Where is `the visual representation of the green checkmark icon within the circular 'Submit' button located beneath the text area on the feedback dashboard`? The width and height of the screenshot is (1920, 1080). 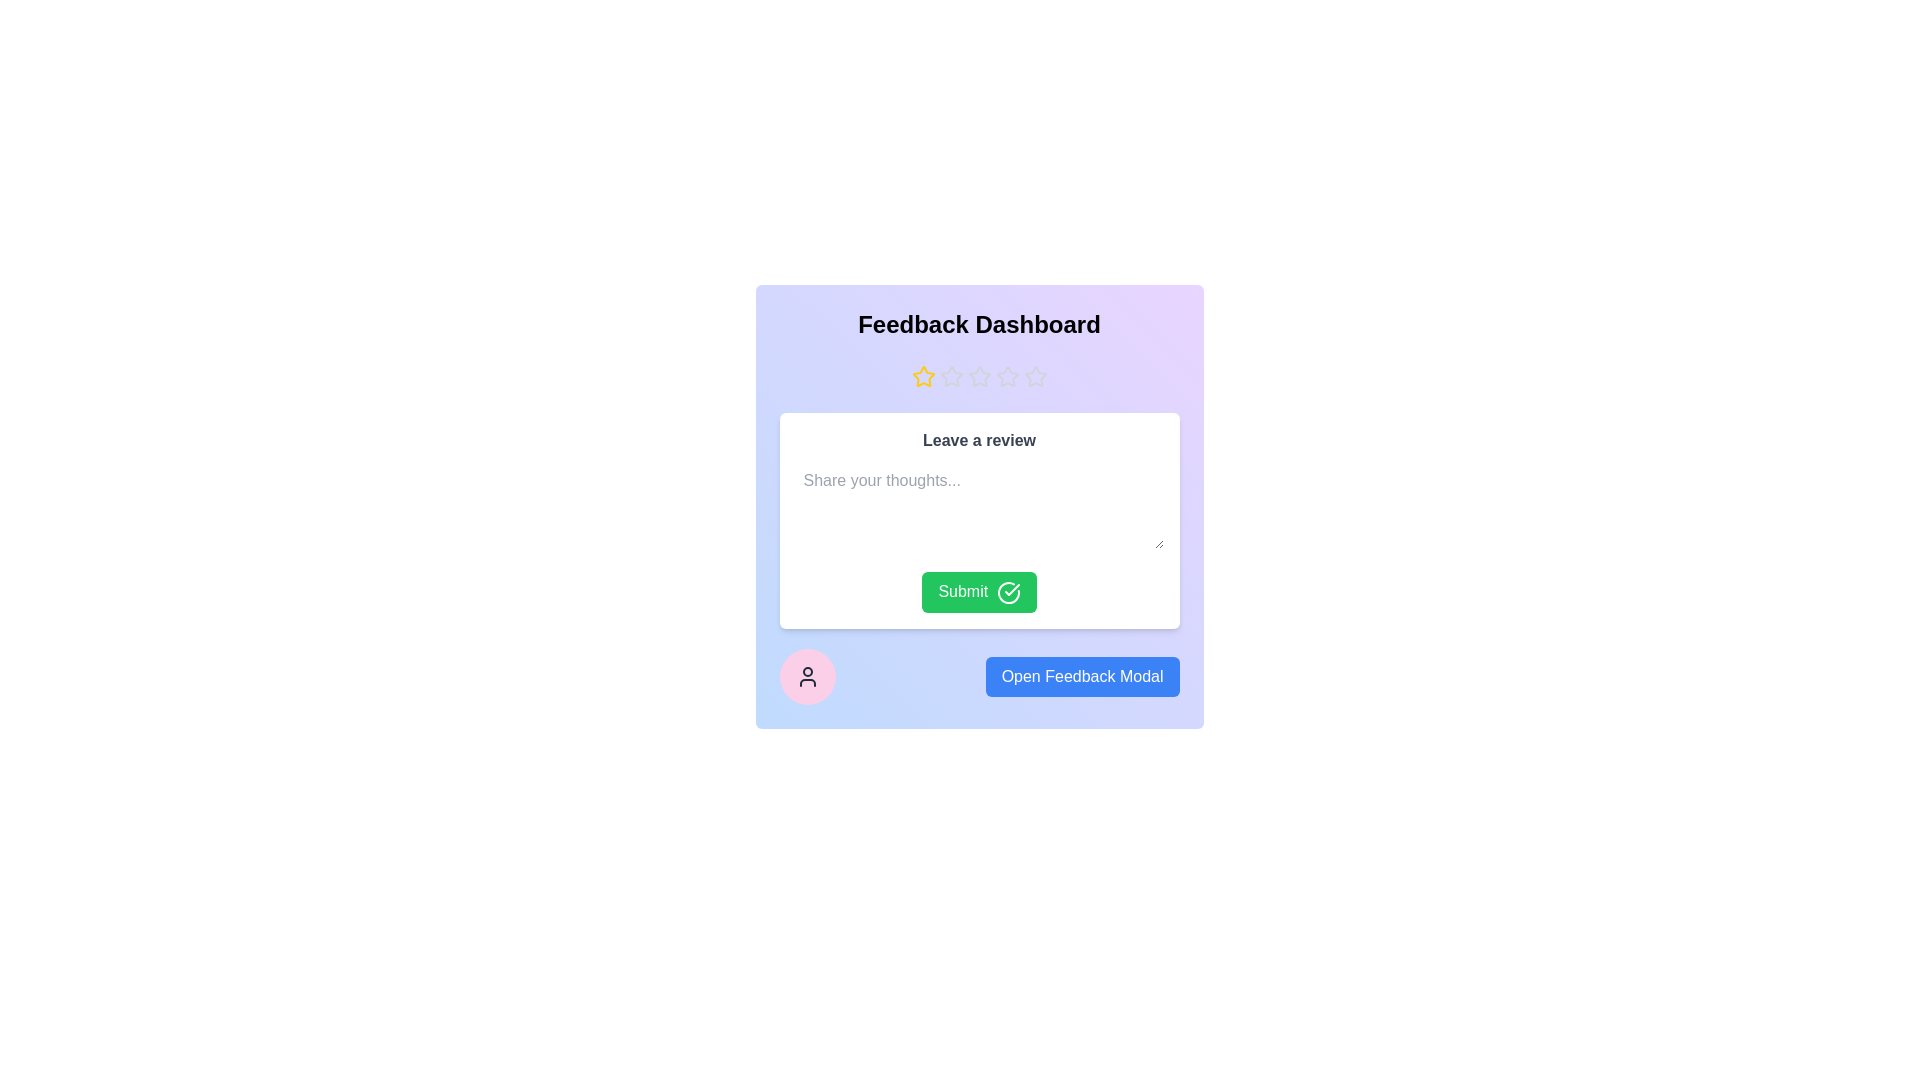 the visual representation of the green checkmark icon within the circular 'Submit' button located beneath the text area on the feedback dashboard is located at coordinates (1012, 588).